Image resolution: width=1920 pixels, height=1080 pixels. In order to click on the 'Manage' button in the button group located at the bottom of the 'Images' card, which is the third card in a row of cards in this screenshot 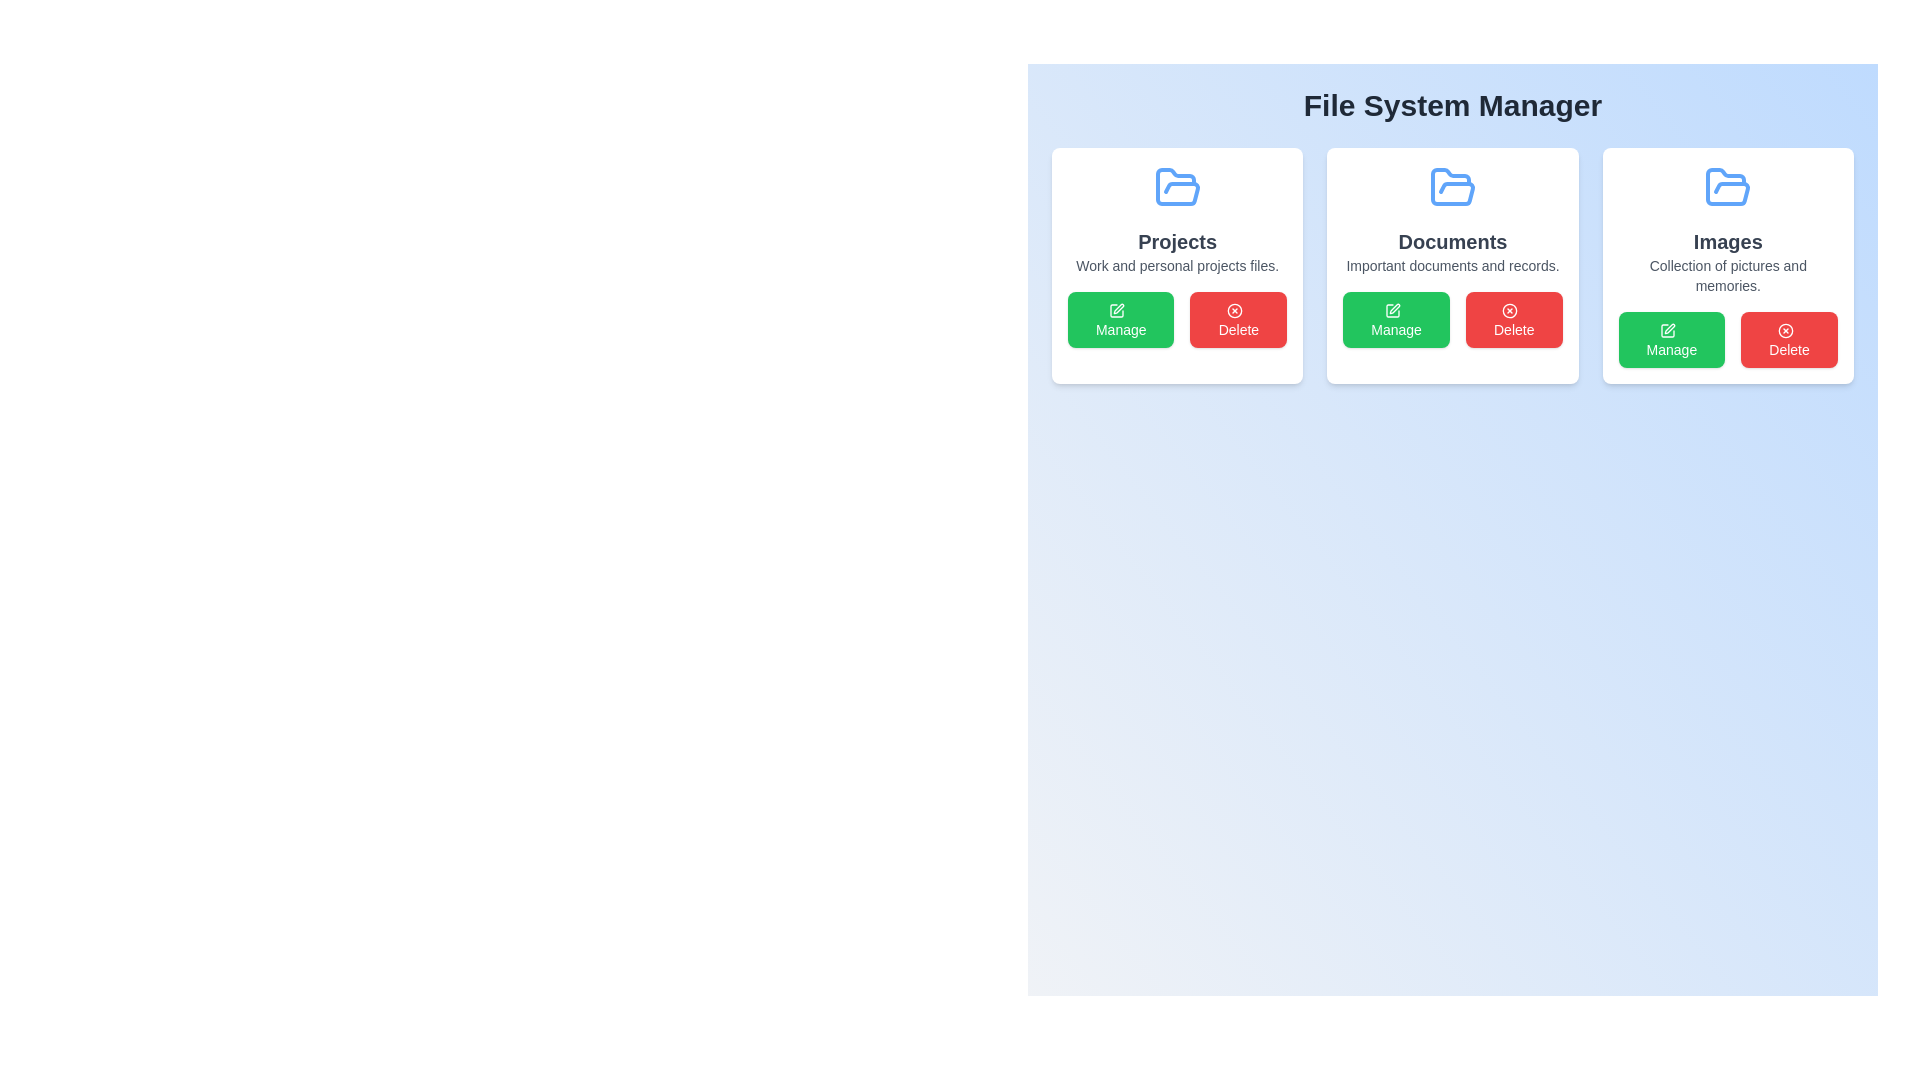, I will do `click(1727, 338)`.